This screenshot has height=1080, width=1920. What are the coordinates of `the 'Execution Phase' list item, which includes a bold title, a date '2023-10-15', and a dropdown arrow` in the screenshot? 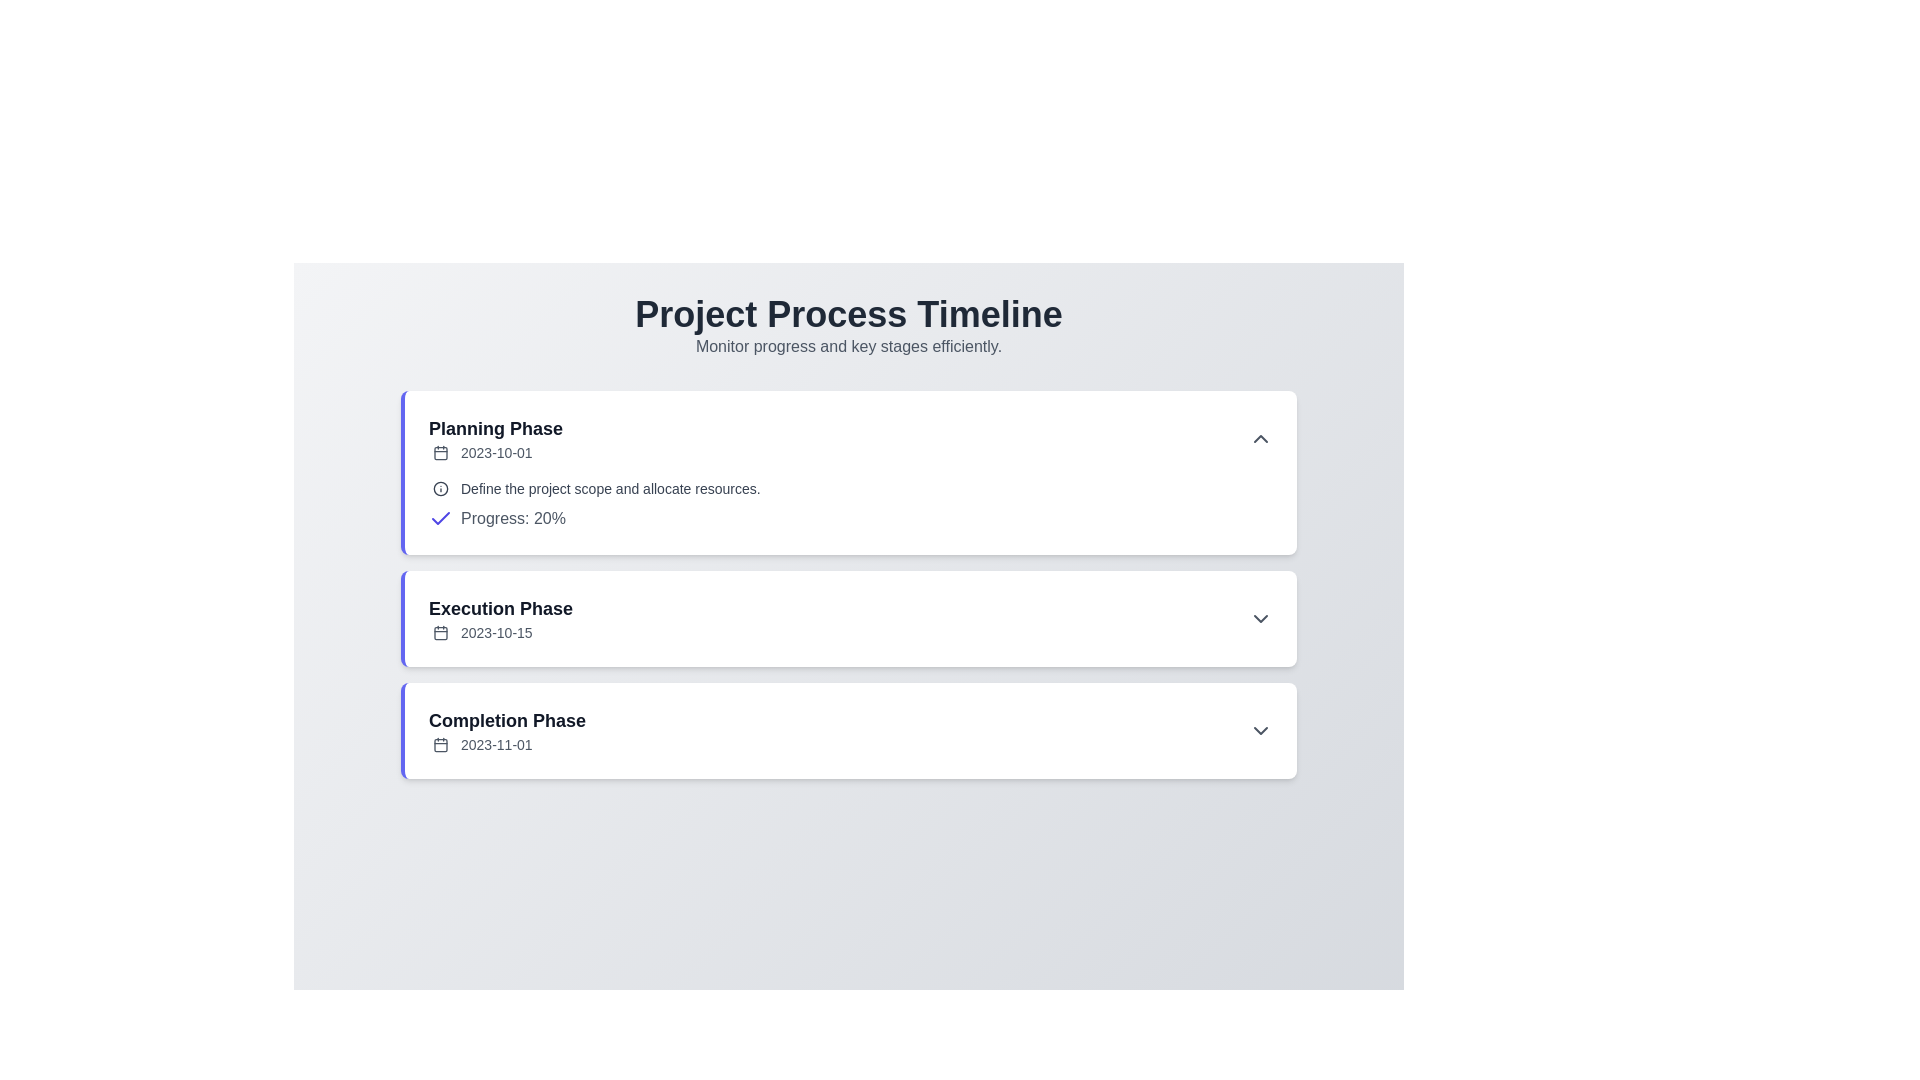 It's located at (850, 617).